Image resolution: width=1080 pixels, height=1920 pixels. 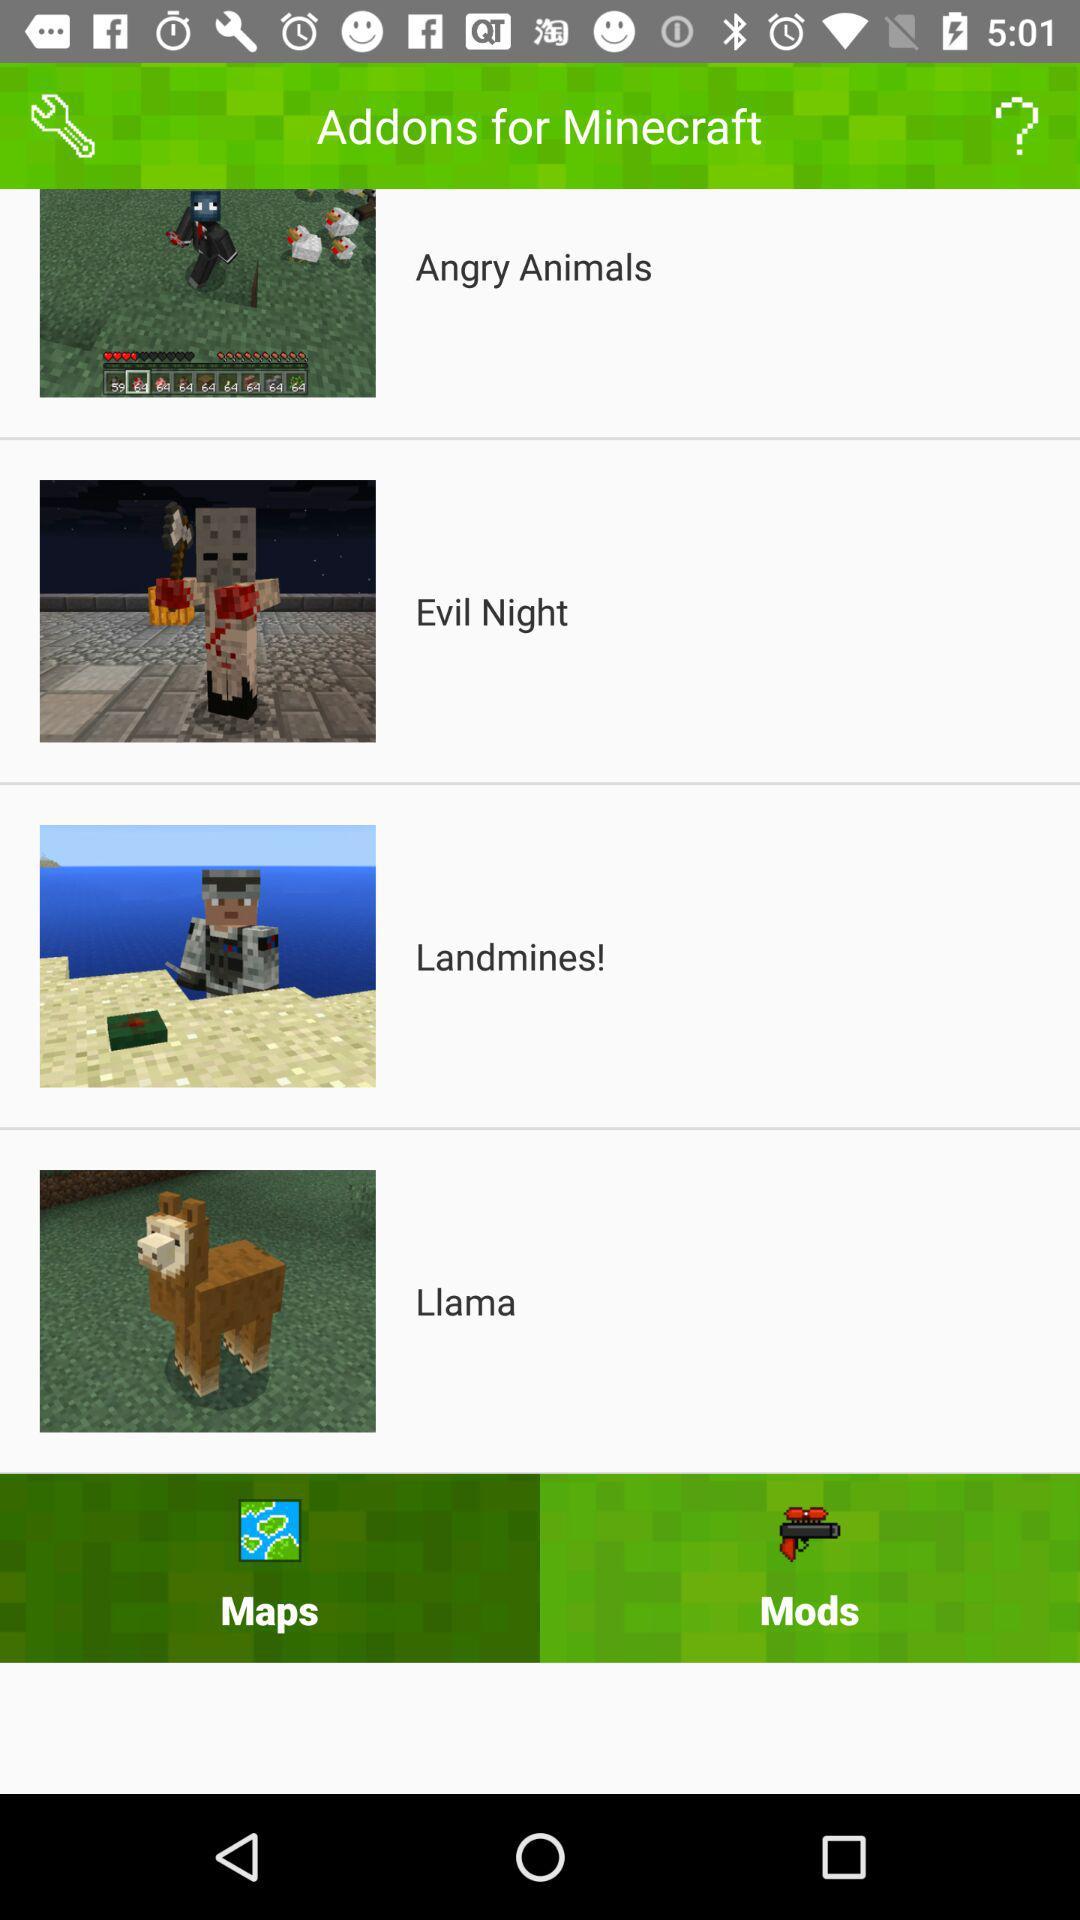 What do you see at coordinates (466, 1301) in the screenshot?
I see `the icon below the landmines! icon` at bounding box center [466, 1301].